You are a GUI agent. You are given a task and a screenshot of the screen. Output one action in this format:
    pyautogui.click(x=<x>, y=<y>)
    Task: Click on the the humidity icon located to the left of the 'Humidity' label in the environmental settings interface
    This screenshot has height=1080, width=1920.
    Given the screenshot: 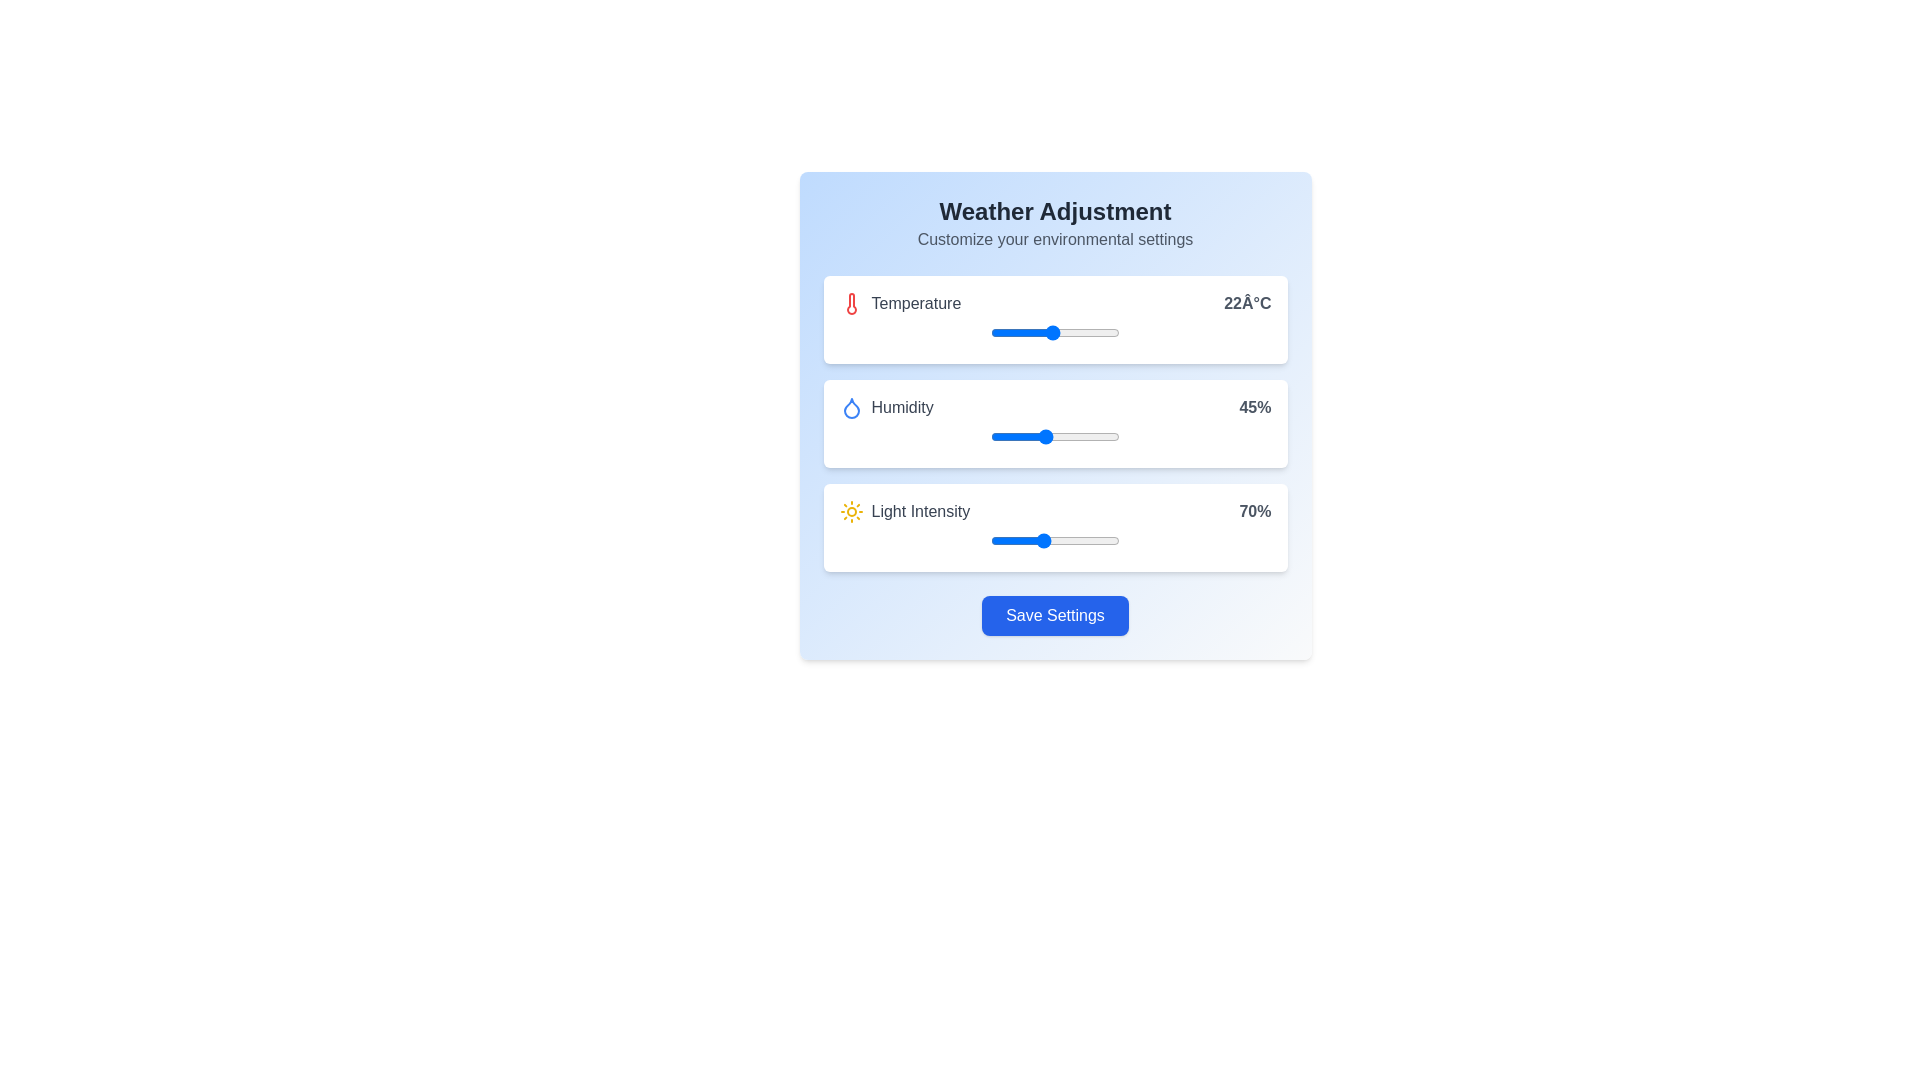 What is the action you would take?
    pyautogui.click(x=851, y=407)
    